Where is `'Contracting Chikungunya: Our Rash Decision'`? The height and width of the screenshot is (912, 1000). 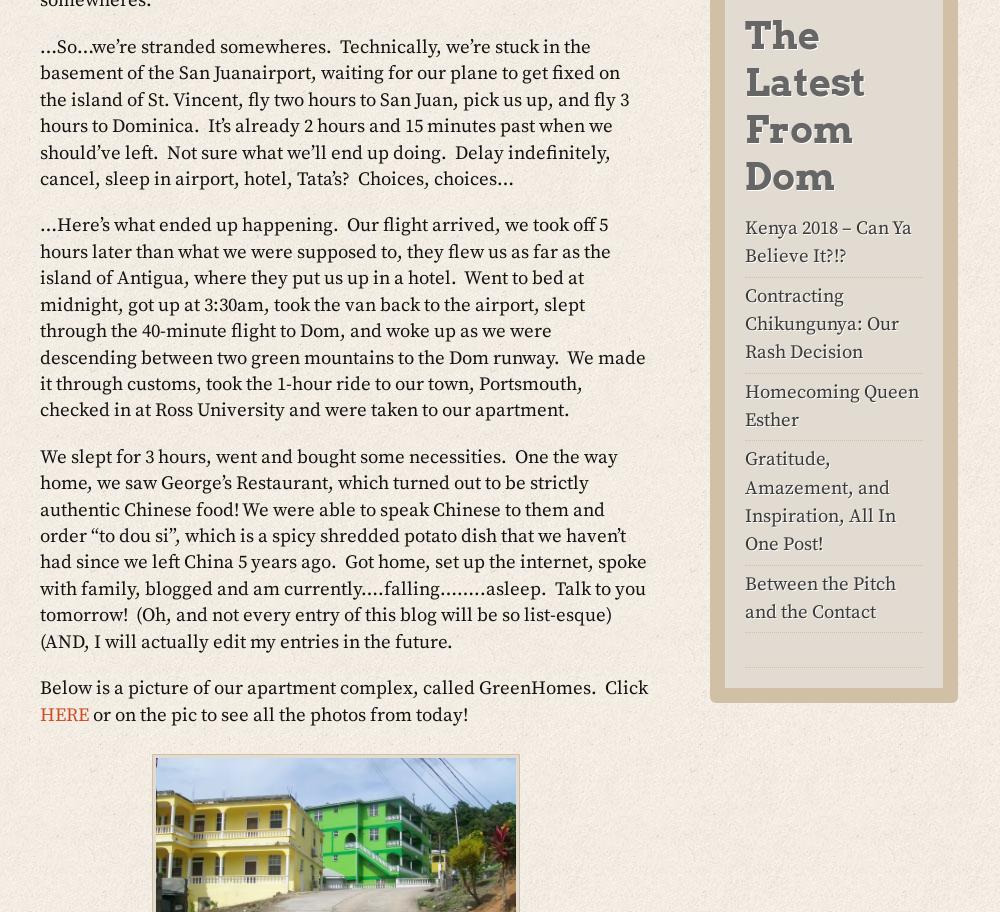 'Contracting Chikungunya: Our Rash Decision' is located at coordinates (821, 324).